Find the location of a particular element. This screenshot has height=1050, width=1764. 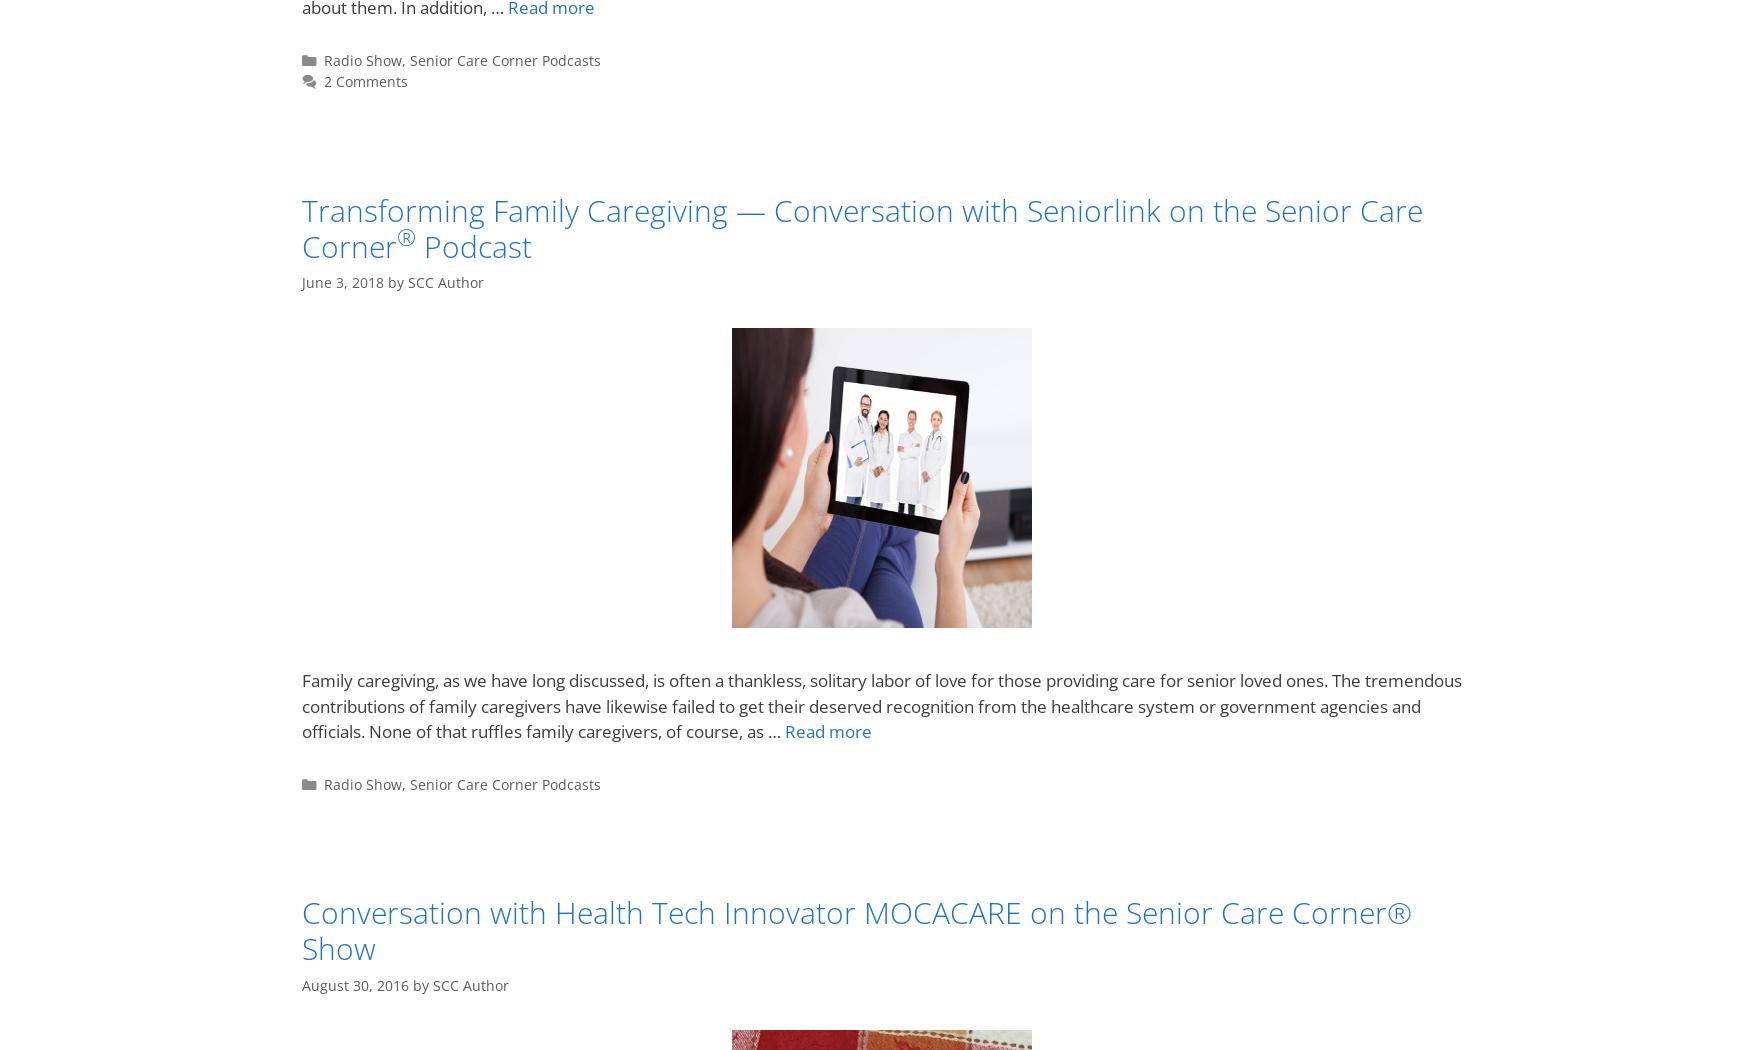

'Conversation with Health Tech Innovator MOCACARE on the Senior Care Corner® Show' is located at coordinates (856, 930).